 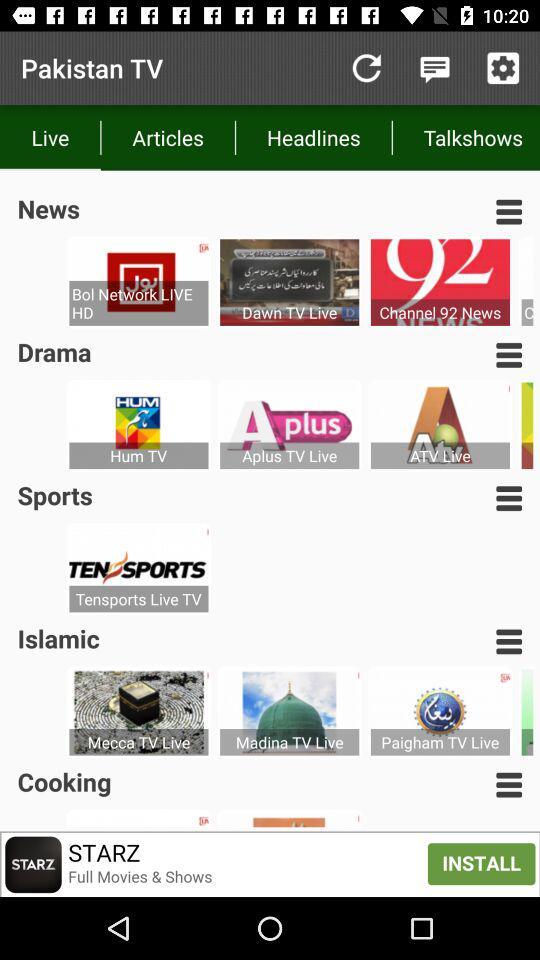 I want to click on icon to the right of live item, so click(x=167, y=136).